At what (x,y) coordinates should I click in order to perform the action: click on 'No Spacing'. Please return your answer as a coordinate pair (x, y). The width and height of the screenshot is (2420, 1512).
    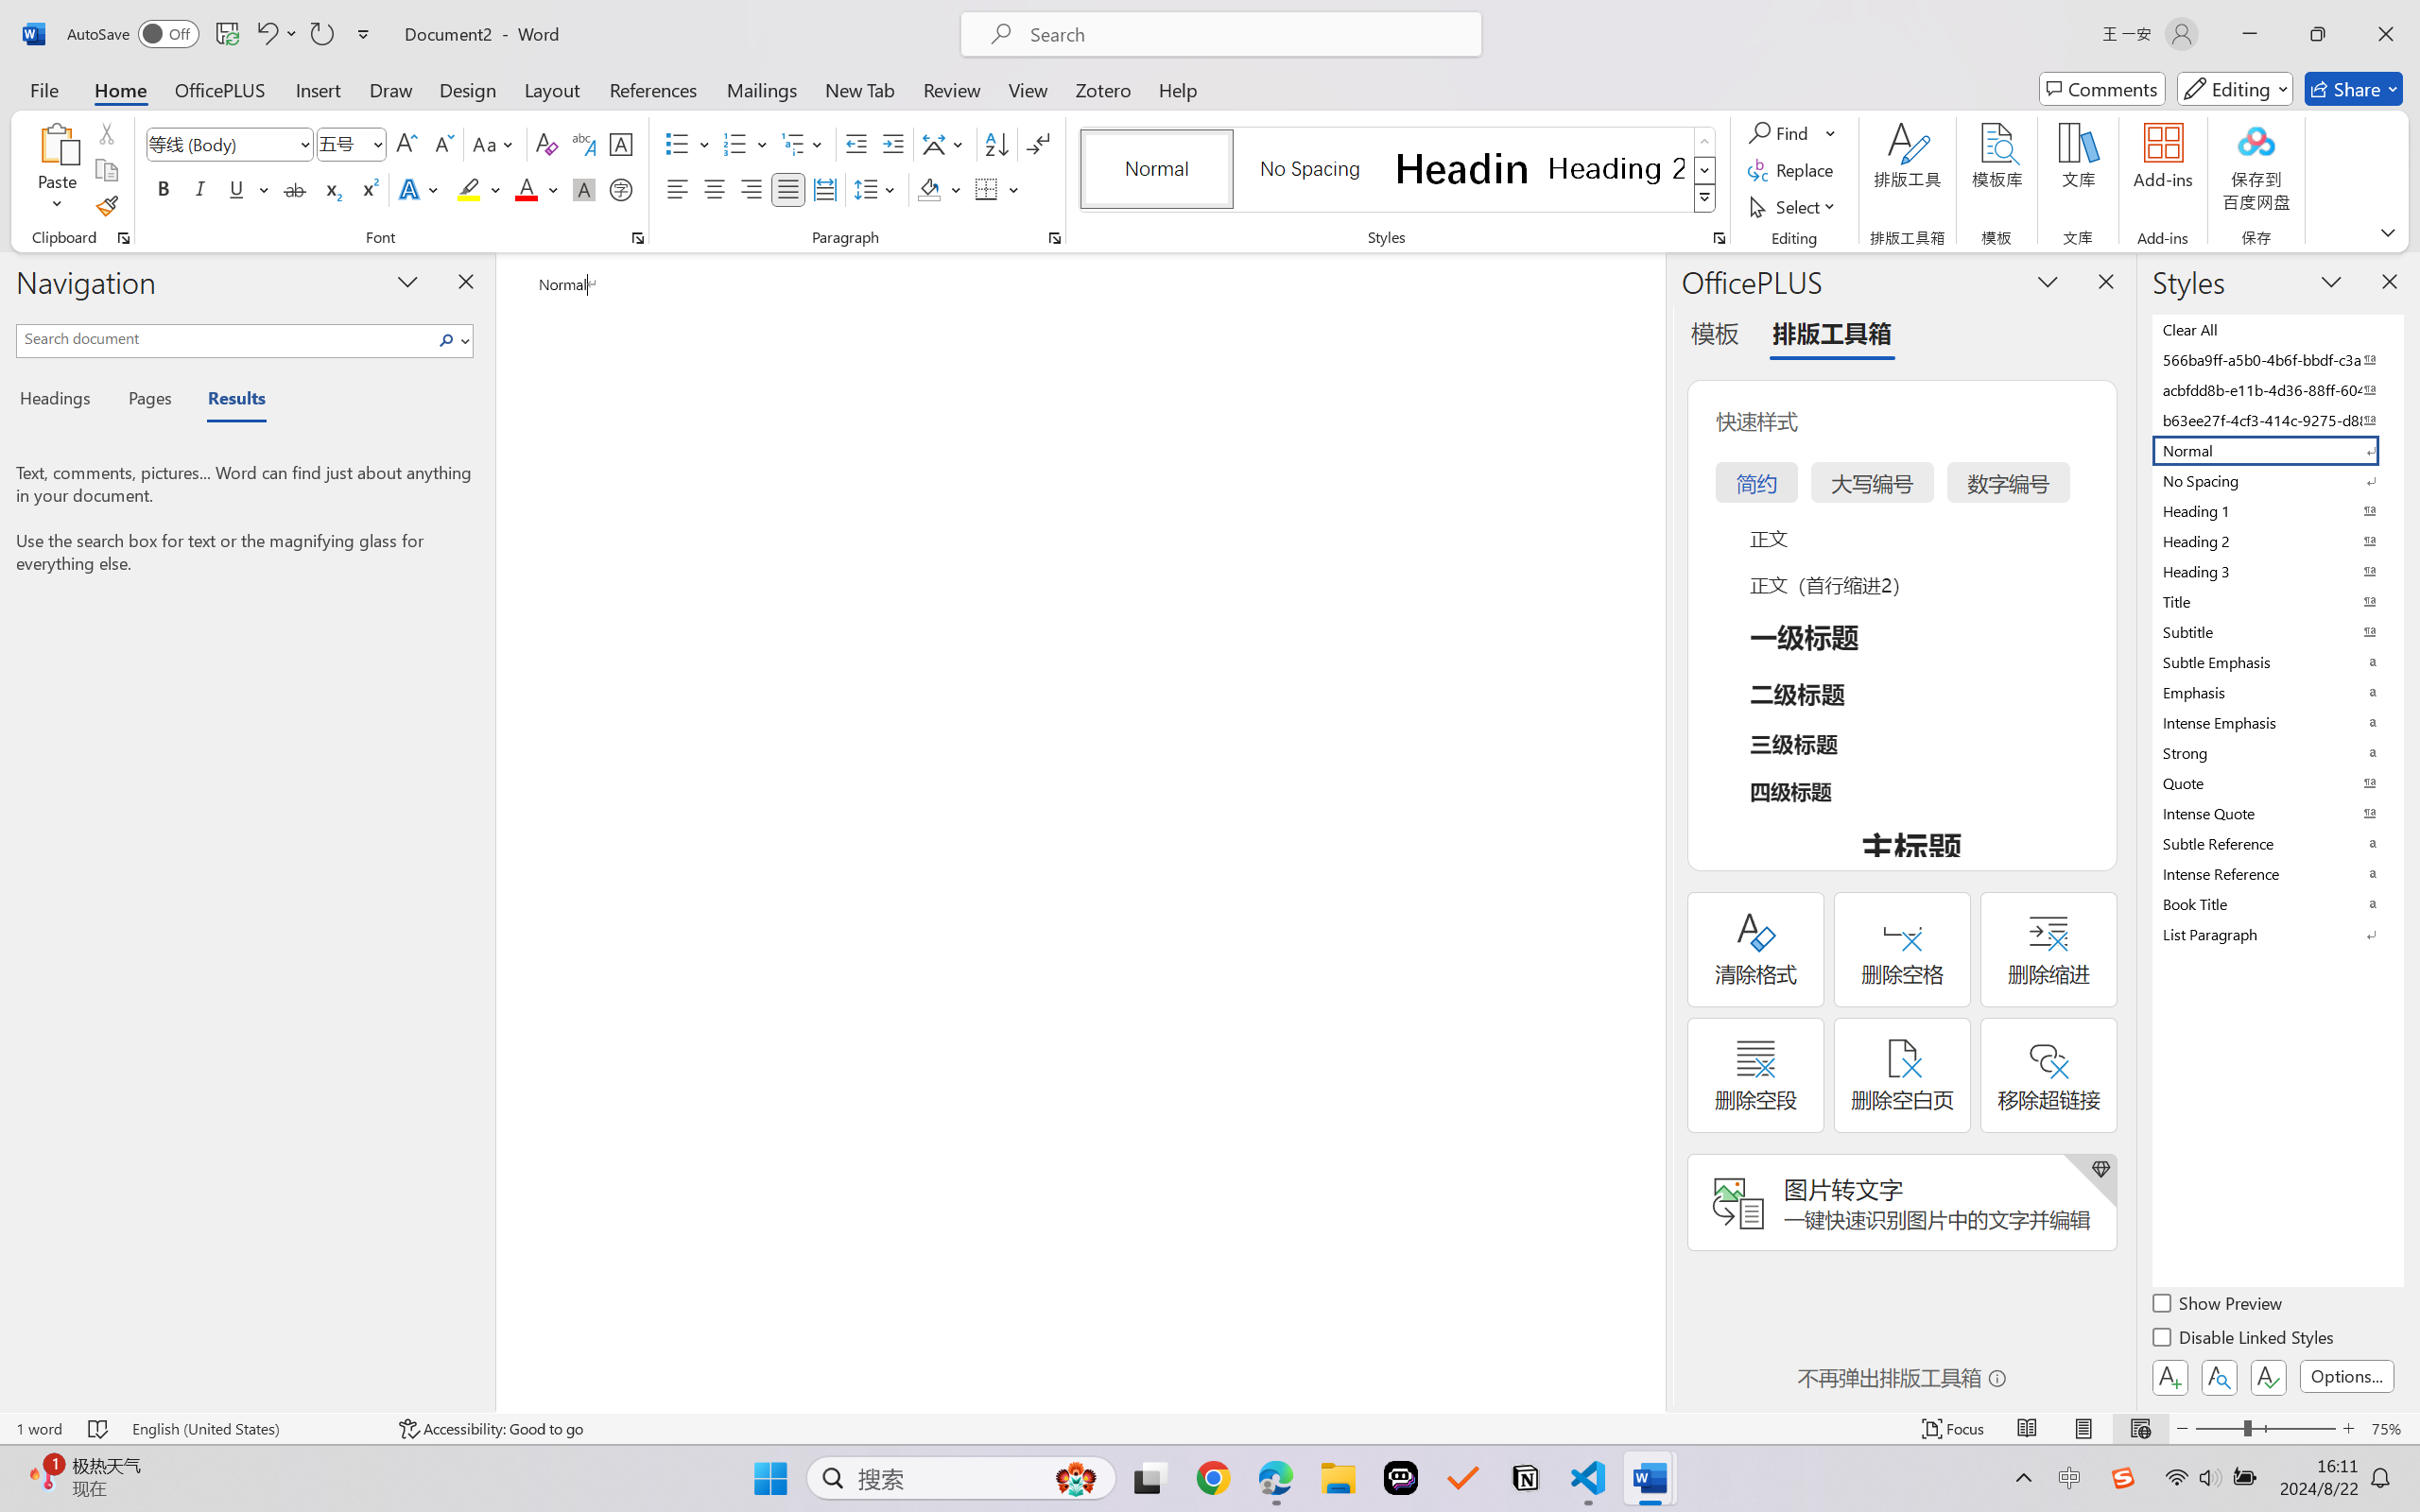
    Looking at the image, I should click on (2275, 479).